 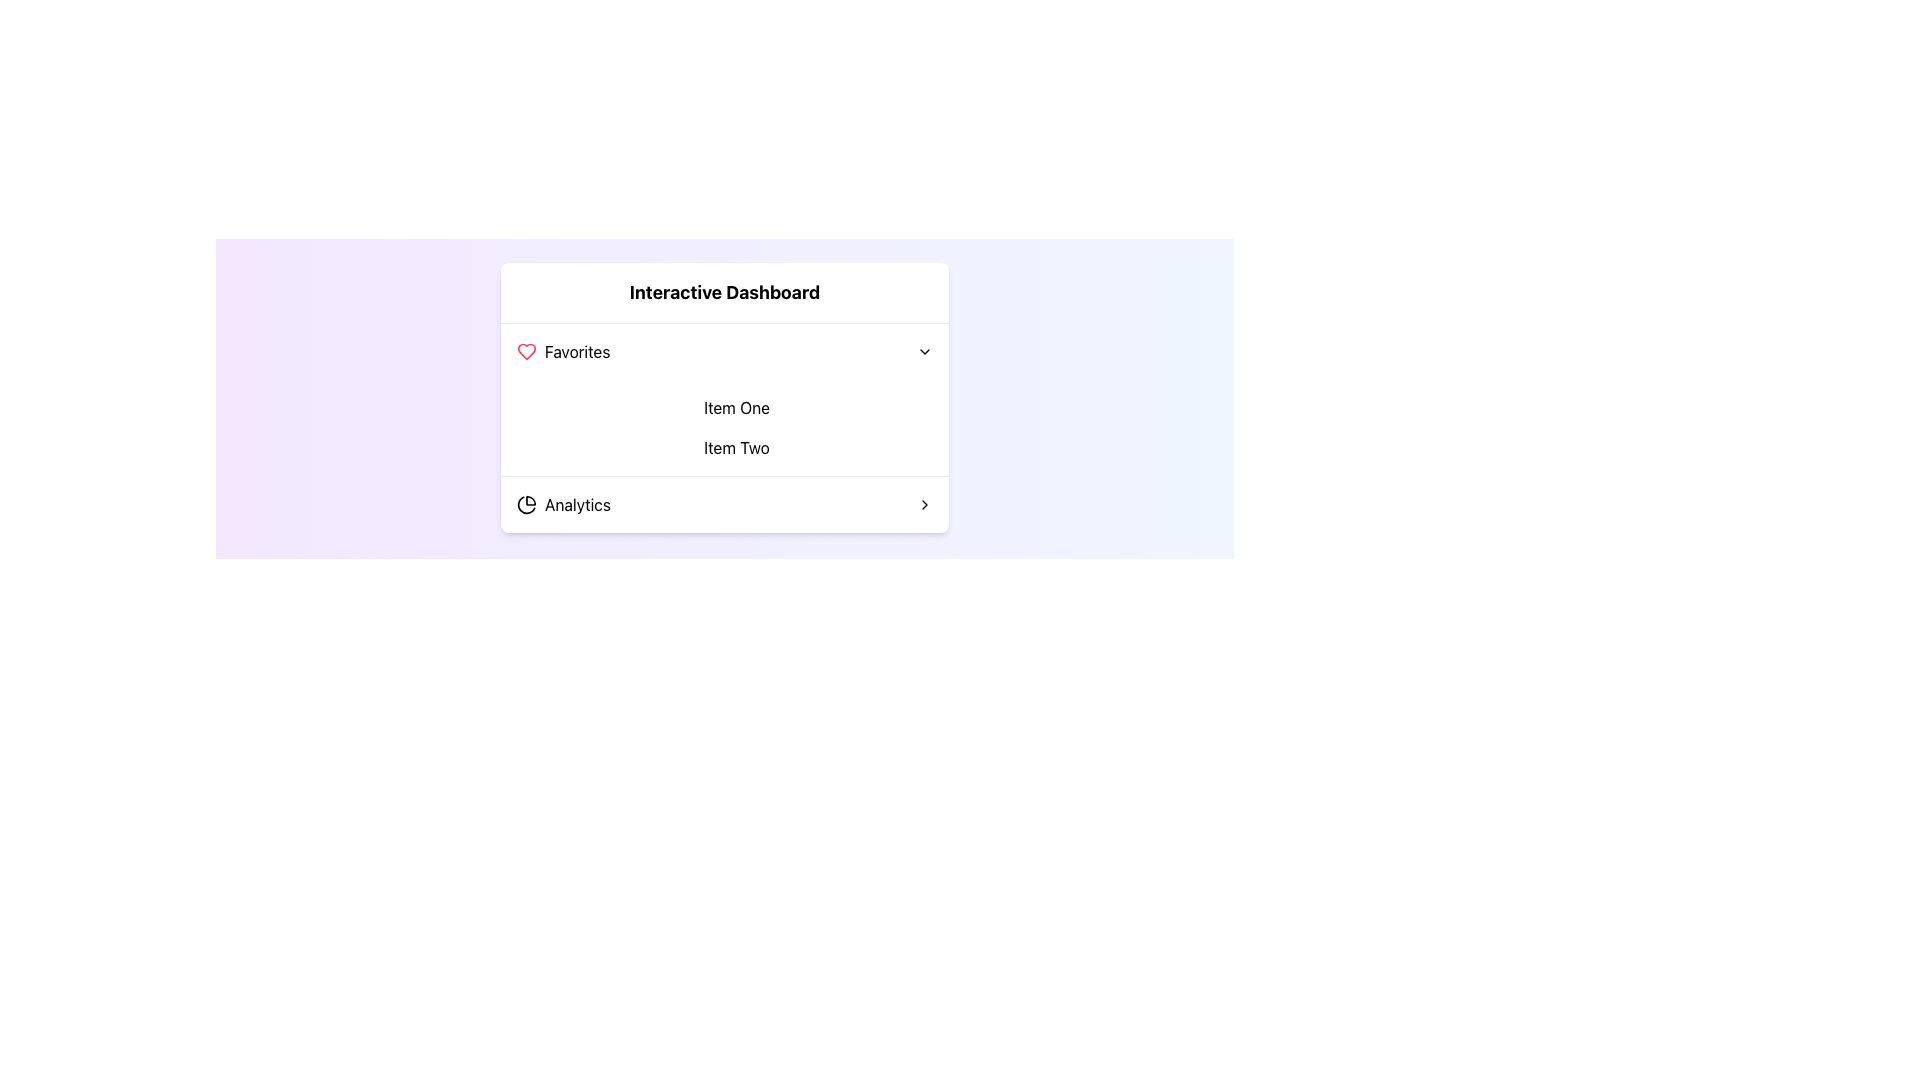 I want to click on the horizontal group containing a heart-shaped icon and the text label 'Favorites', so click(x=562, y=350).